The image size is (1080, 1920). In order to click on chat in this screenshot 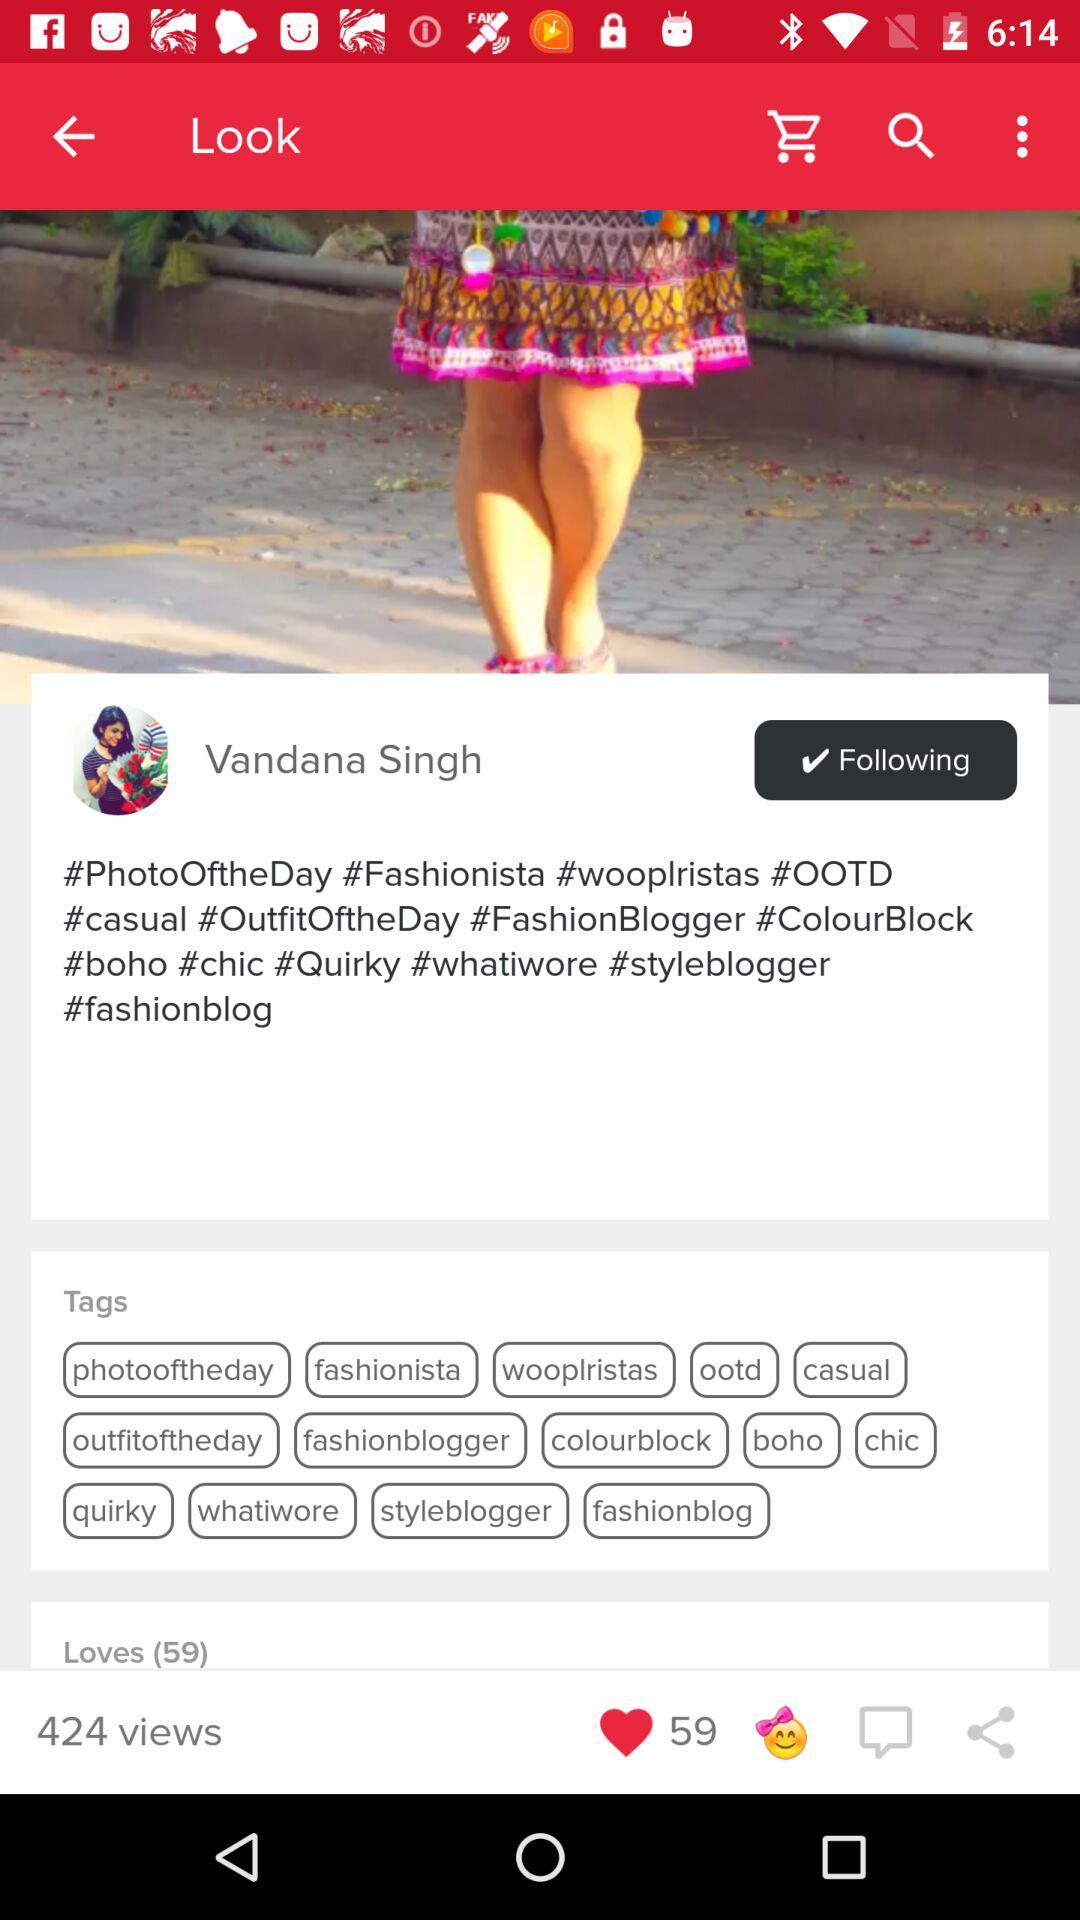, I will do `click(884, 1731)`.